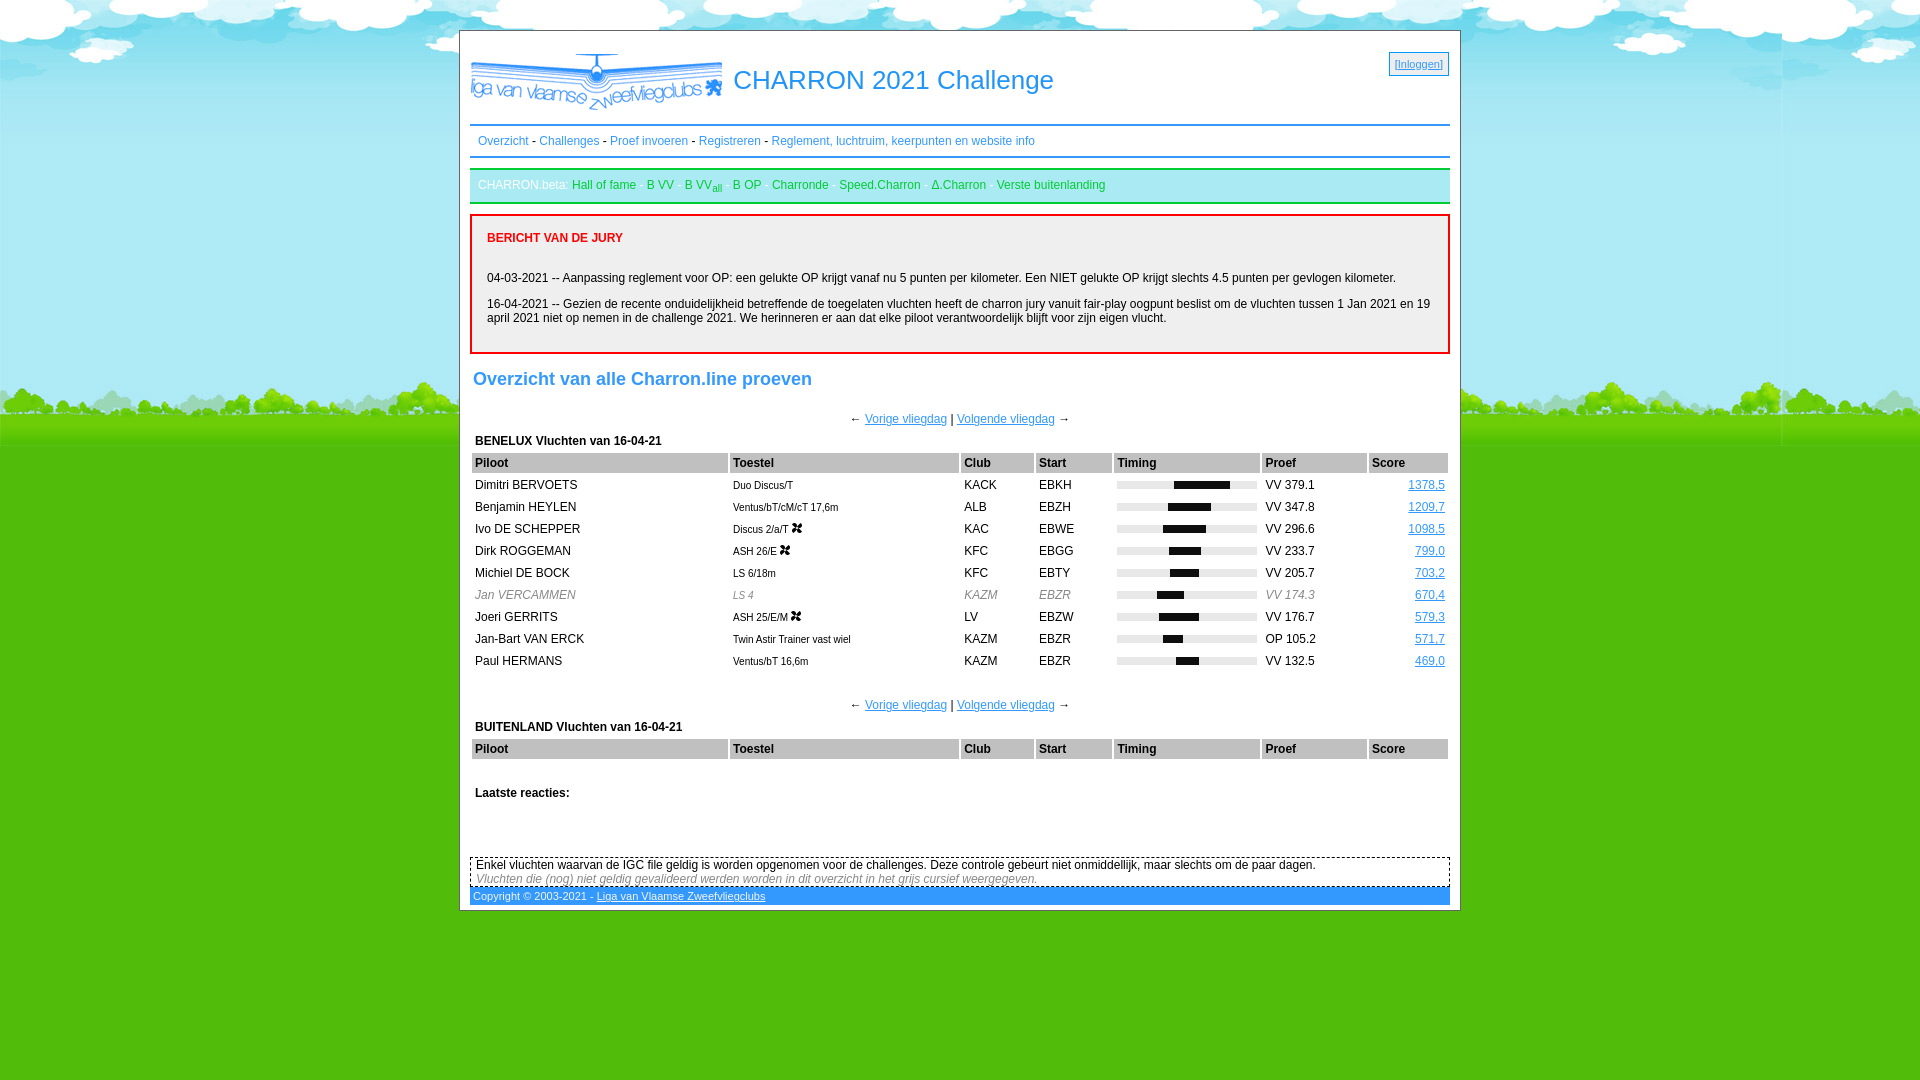  I want to click on 'Registreren', so click(728, 140).